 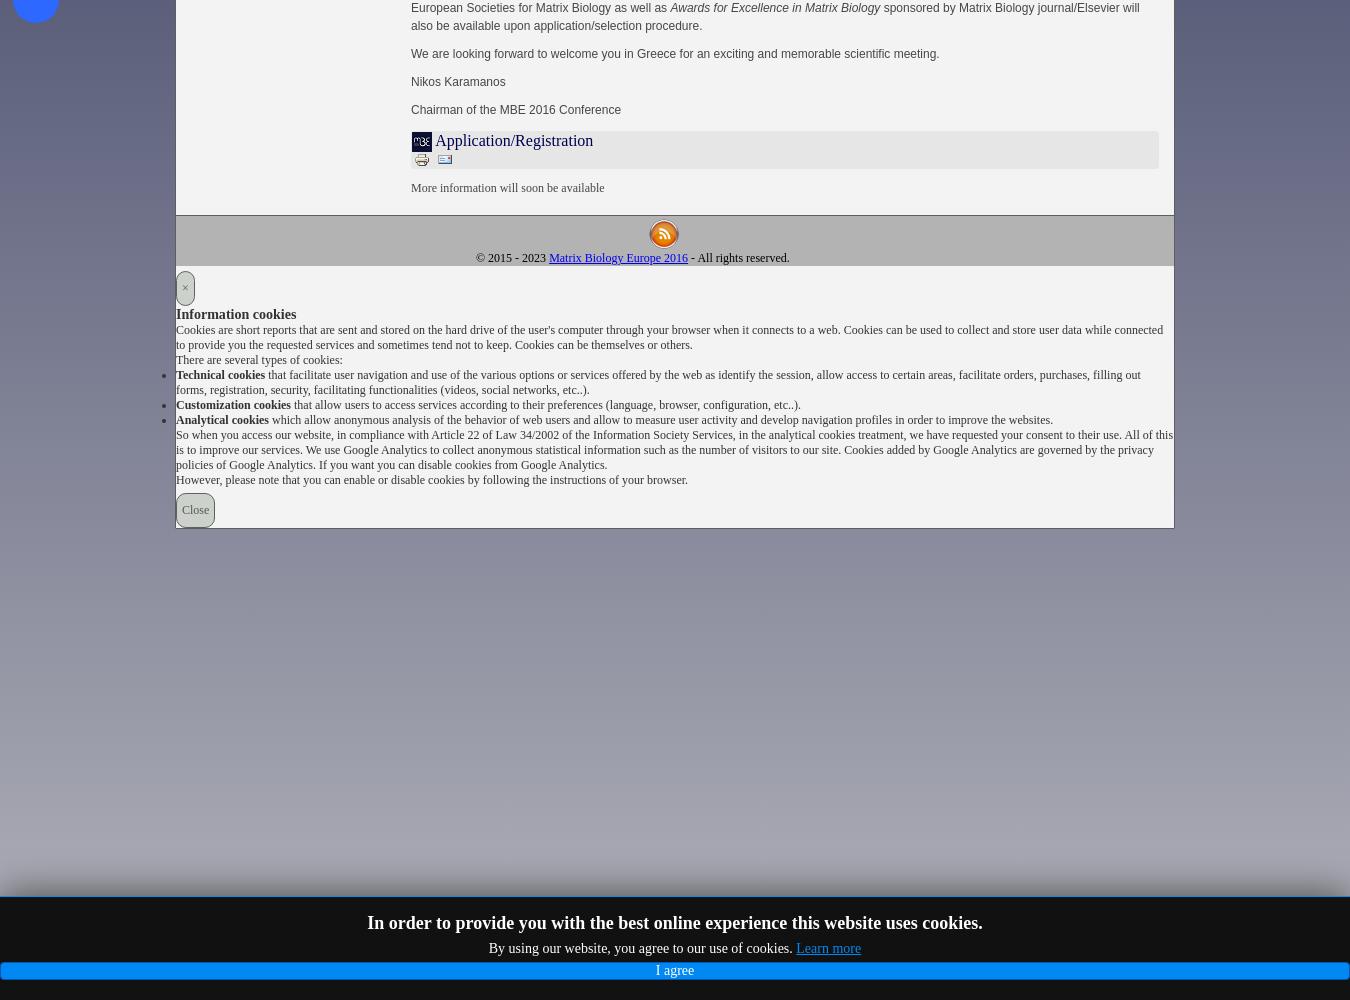 I want to click on 'I agree', so click(x=655, y=969).